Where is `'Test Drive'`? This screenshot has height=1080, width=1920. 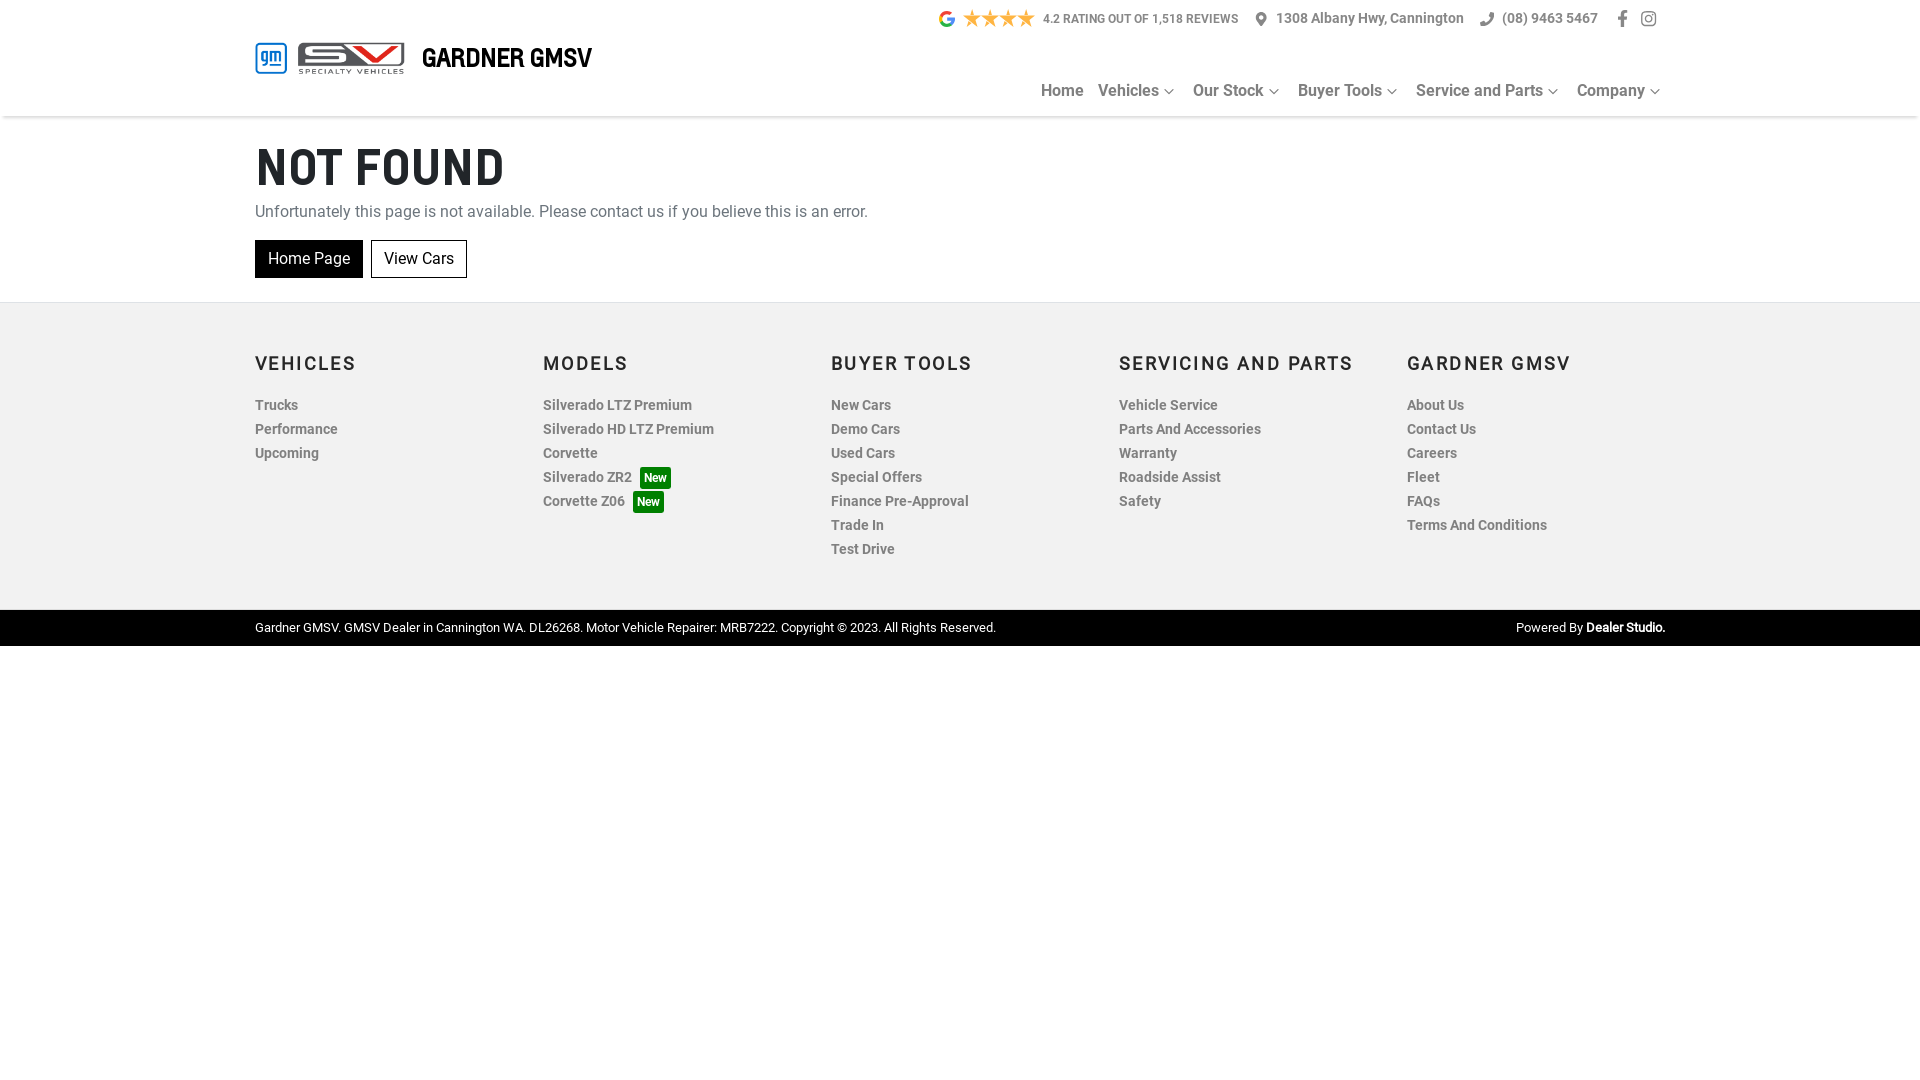
'Test Drive' is located at coordinates (863, 549).